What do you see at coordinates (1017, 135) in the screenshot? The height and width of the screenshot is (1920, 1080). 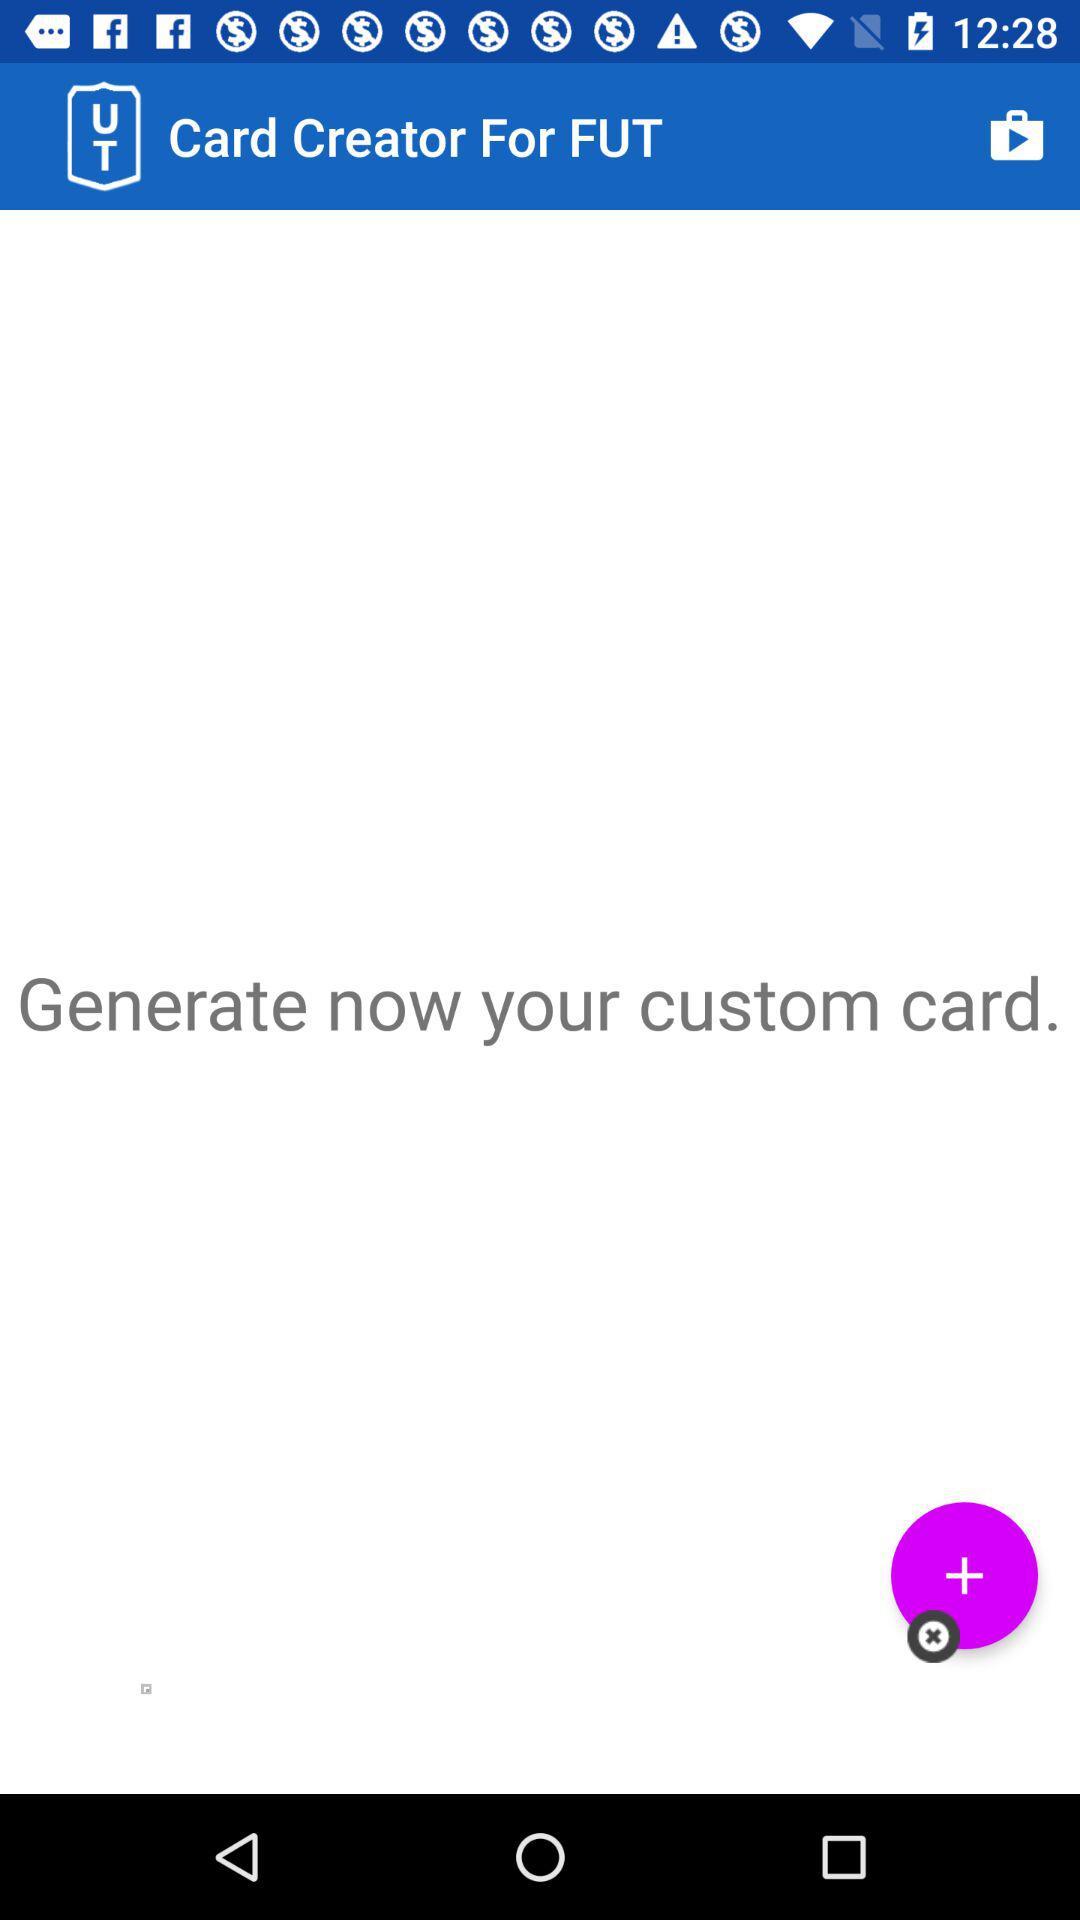 I see `the app next to the card creator for icon` at bounding box center [1017, 135].